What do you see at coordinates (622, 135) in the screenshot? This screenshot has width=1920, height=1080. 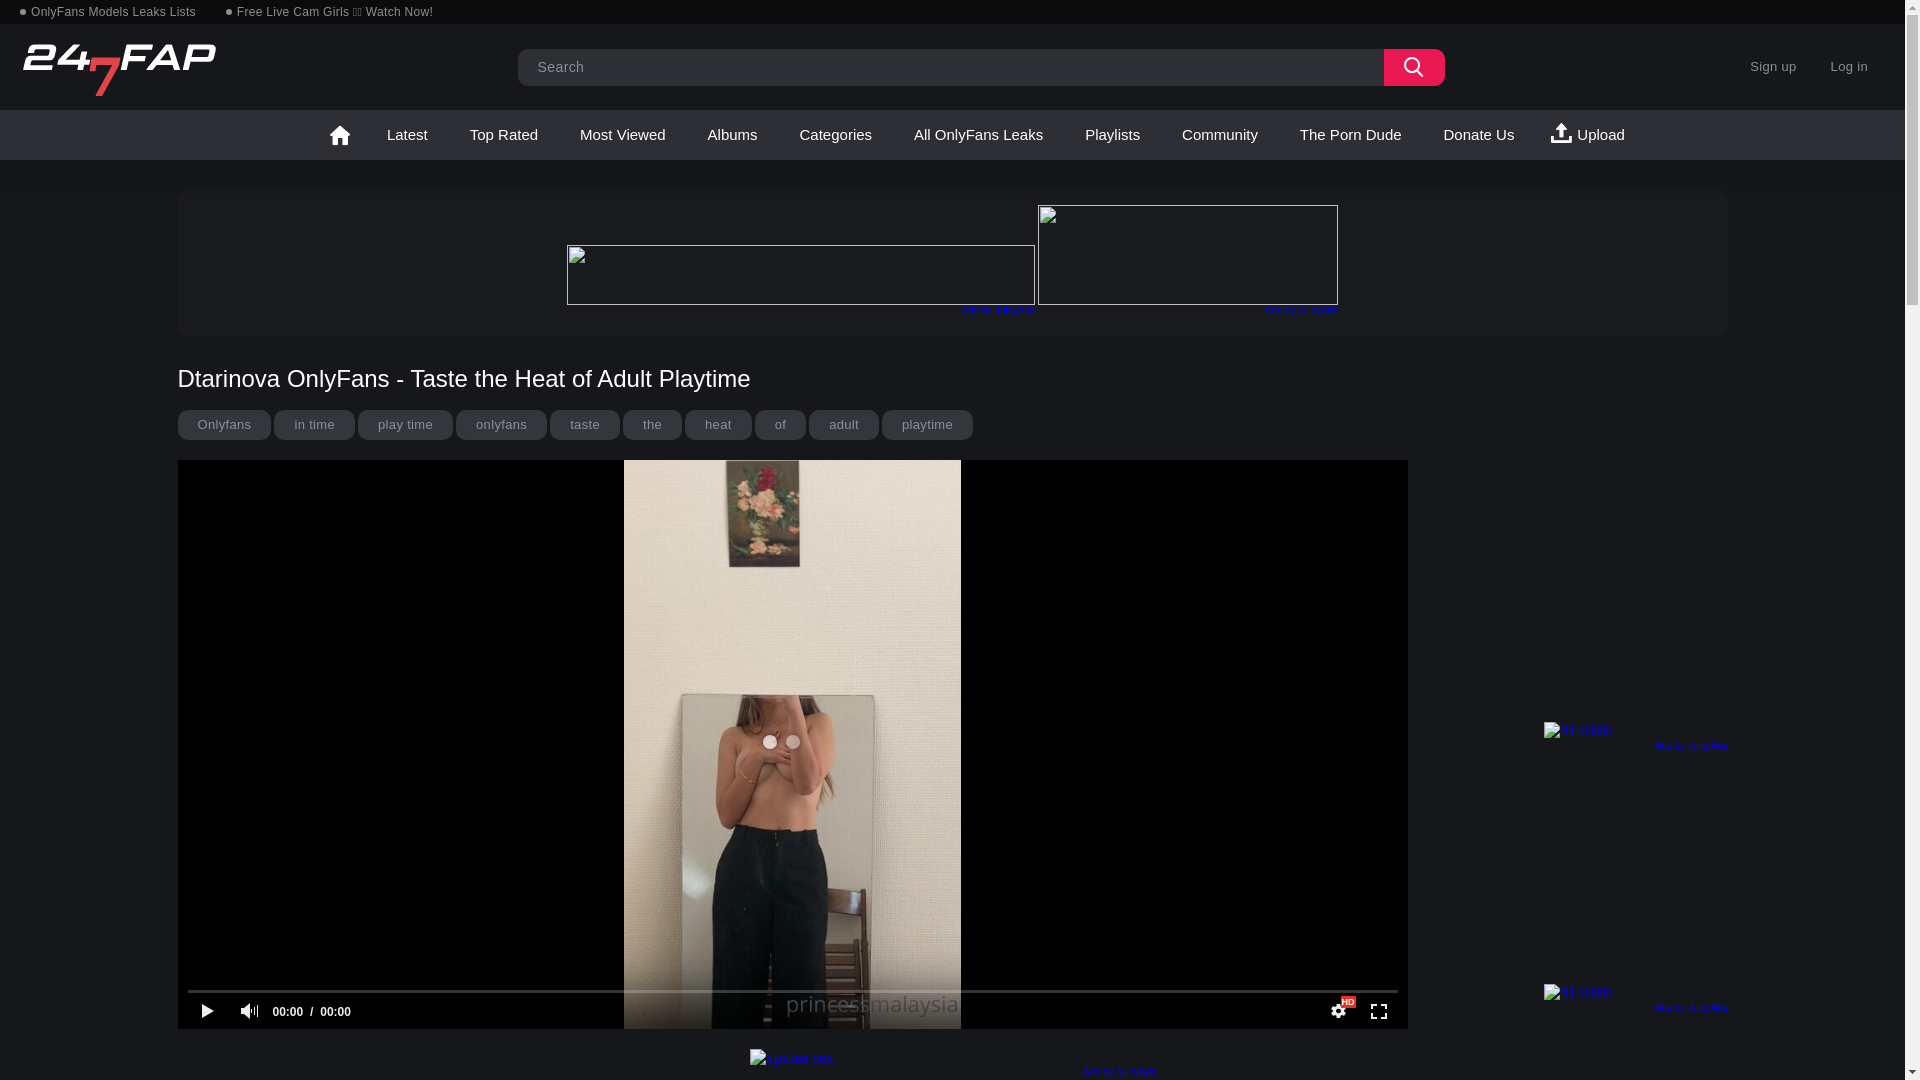 I see `'Most Viewed'` at bounding box center [622, 135].